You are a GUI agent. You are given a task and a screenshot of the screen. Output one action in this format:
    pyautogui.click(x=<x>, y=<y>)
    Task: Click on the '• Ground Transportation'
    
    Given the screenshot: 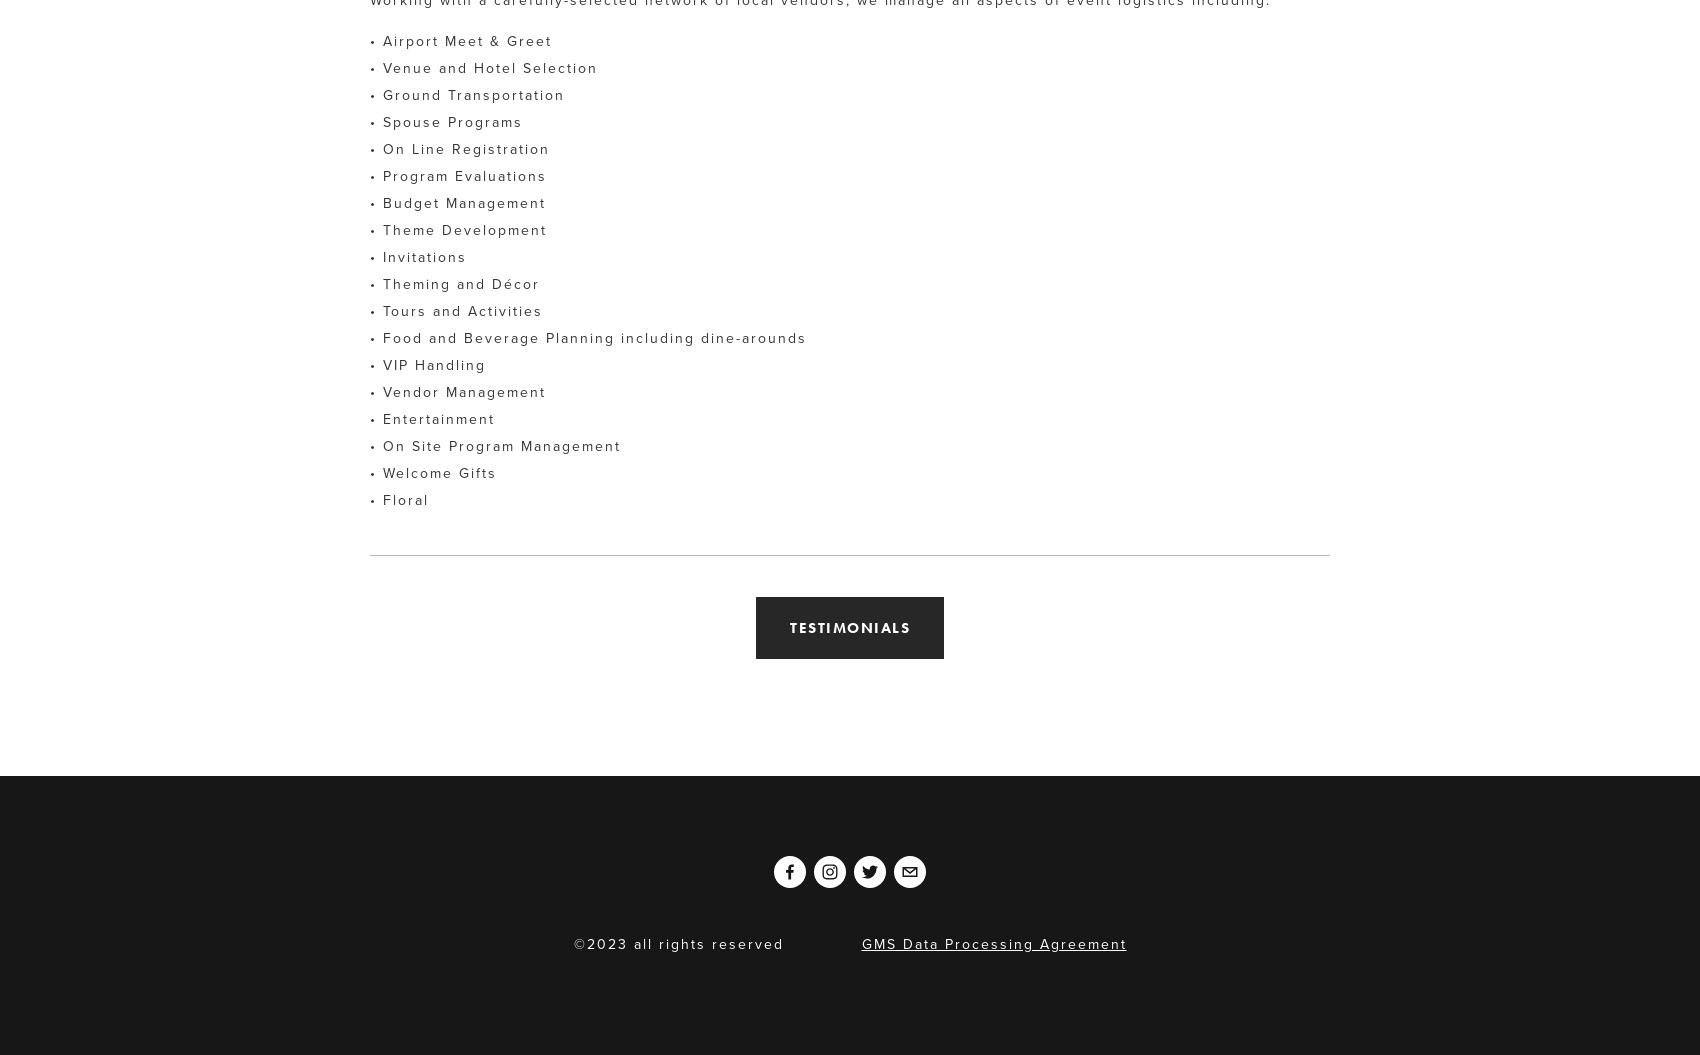 What is the action you would take?
    pyautogui.click(x=467, y=93)
    